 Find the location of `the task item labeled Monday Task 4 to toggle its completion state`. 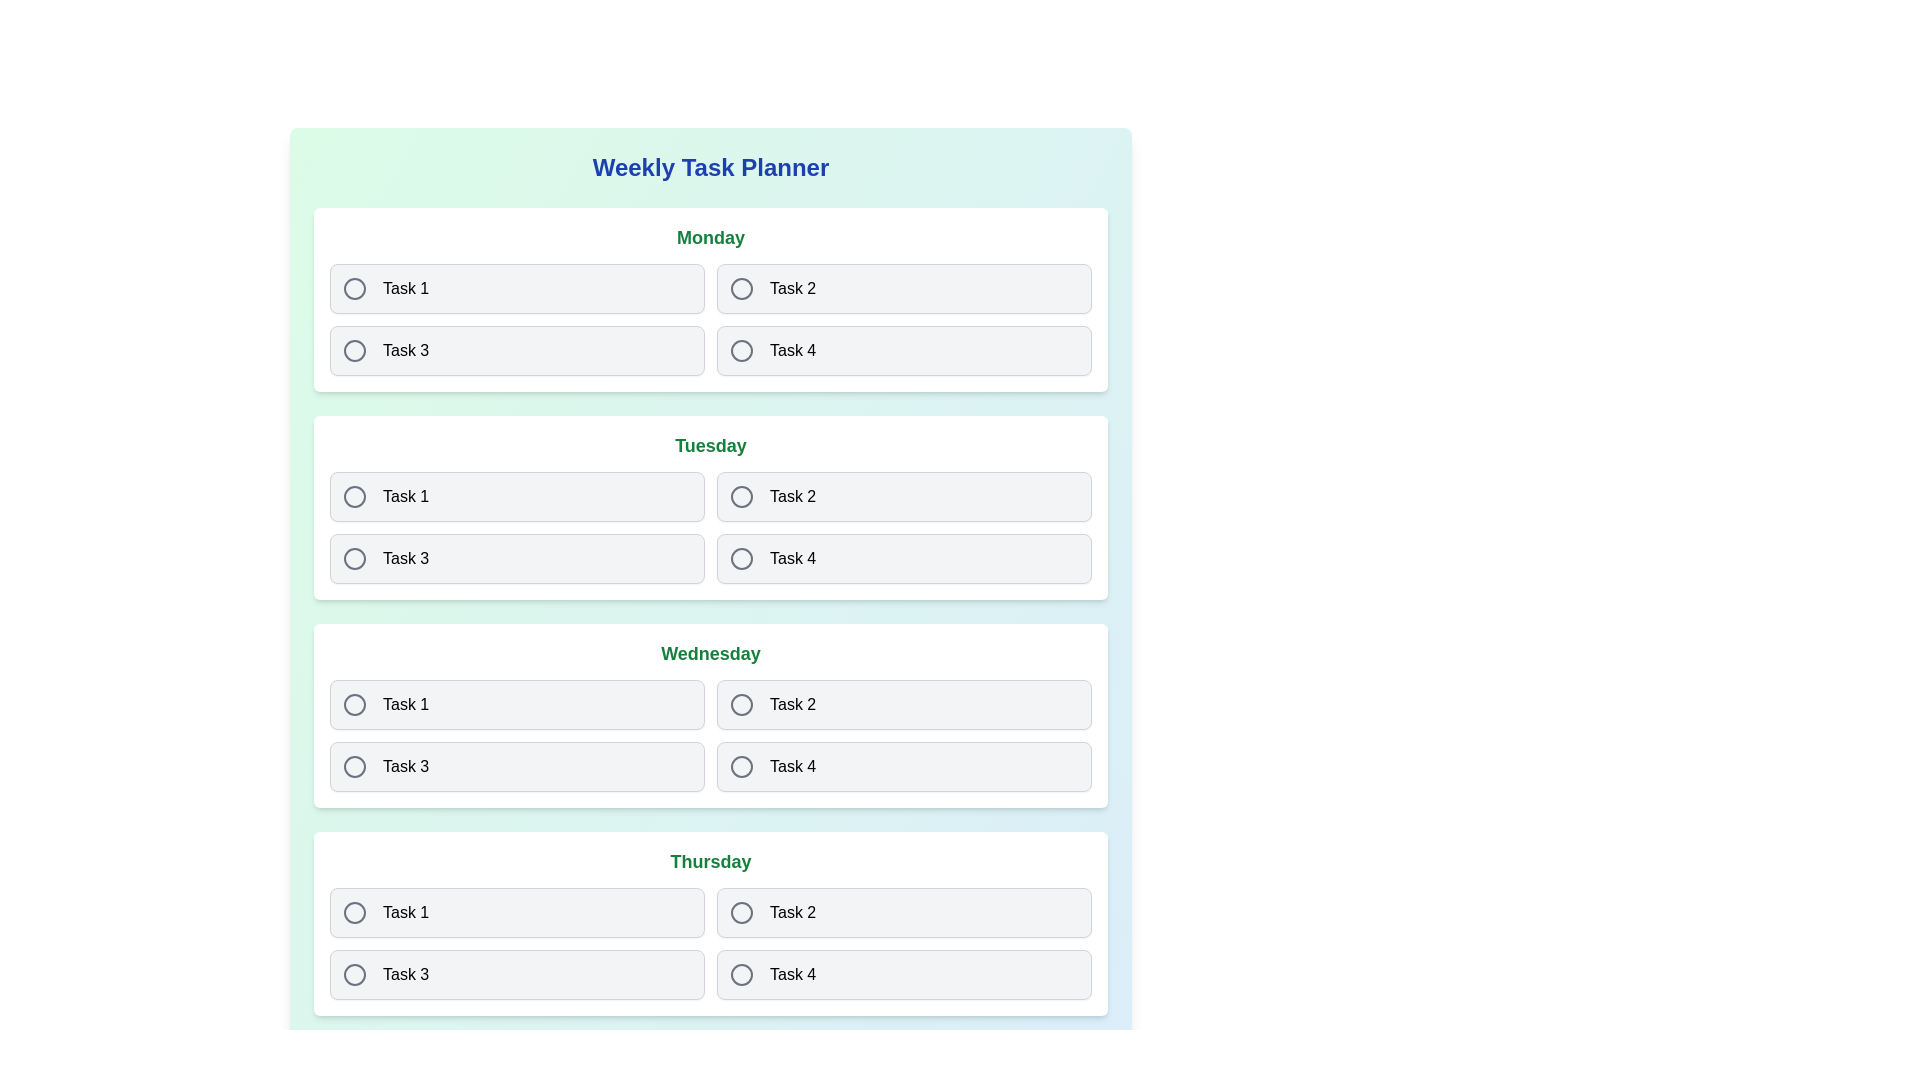

the task item labeled Monday Task 4 to toggle its completion state is located at coordinates (903, 350).